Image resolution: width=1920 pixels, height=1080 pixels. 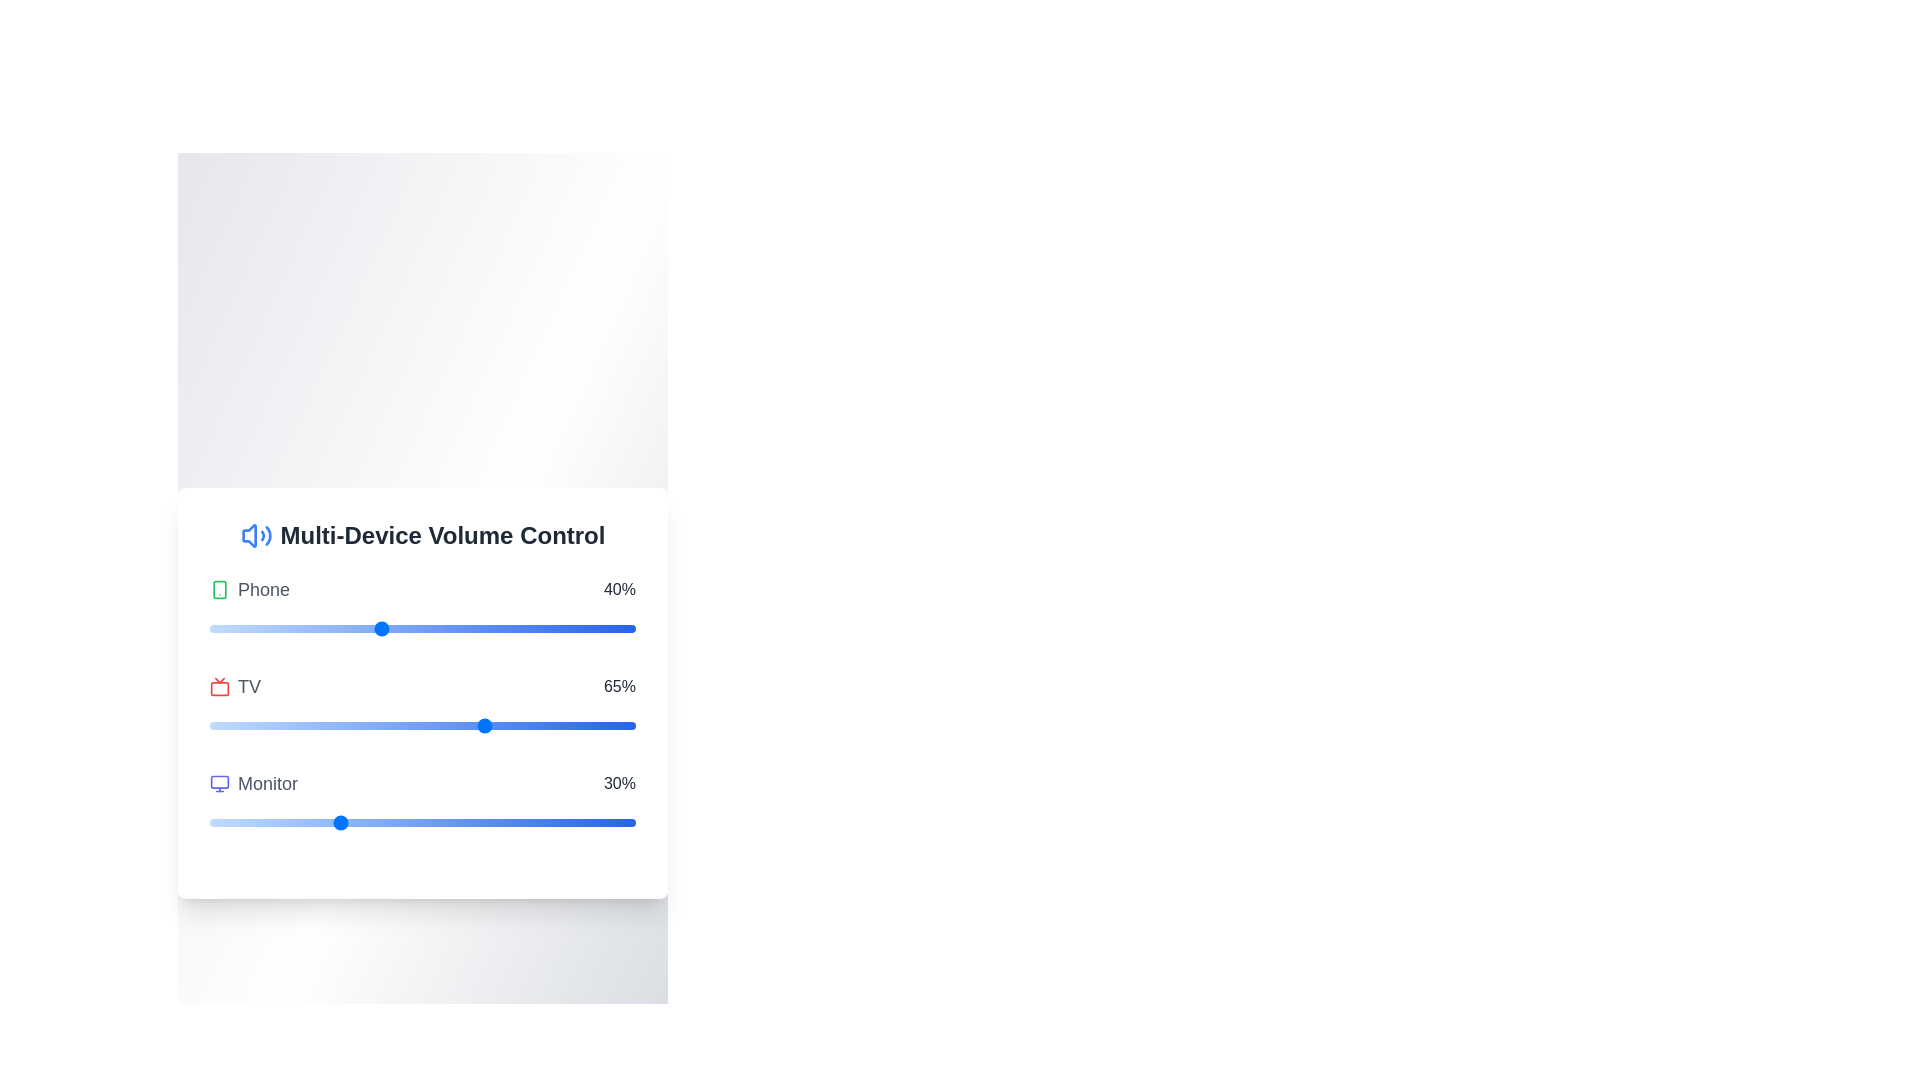 I want to click on the Information display row labeled 'Monitor', so click(x=421, y=782).